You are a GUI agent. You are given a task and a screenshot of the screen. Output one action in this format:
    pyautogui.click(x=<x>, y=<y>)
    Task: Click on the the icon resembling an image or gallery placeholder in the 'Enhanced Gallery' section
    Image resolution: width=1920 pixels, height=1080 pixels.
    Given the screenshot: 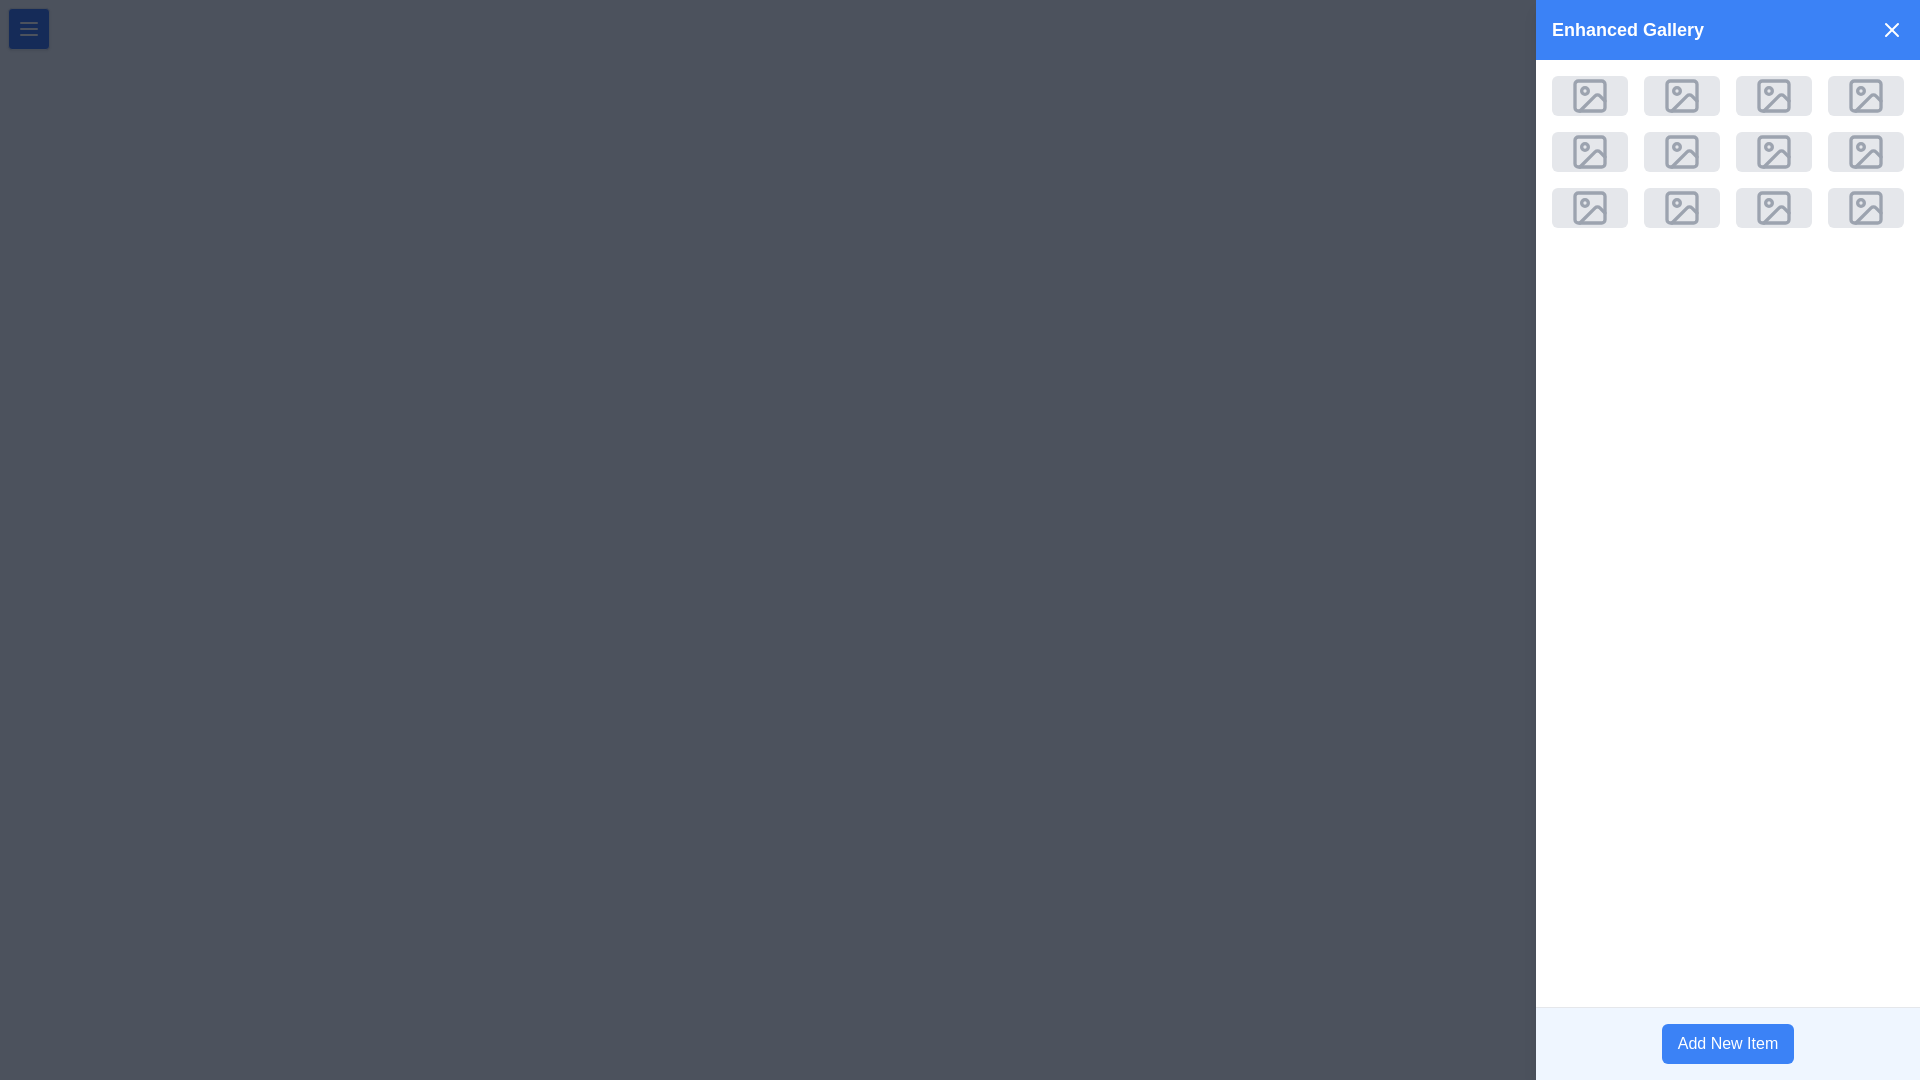 What is the action you would take?
    pyautogui.click(x=1774, y=96)
    